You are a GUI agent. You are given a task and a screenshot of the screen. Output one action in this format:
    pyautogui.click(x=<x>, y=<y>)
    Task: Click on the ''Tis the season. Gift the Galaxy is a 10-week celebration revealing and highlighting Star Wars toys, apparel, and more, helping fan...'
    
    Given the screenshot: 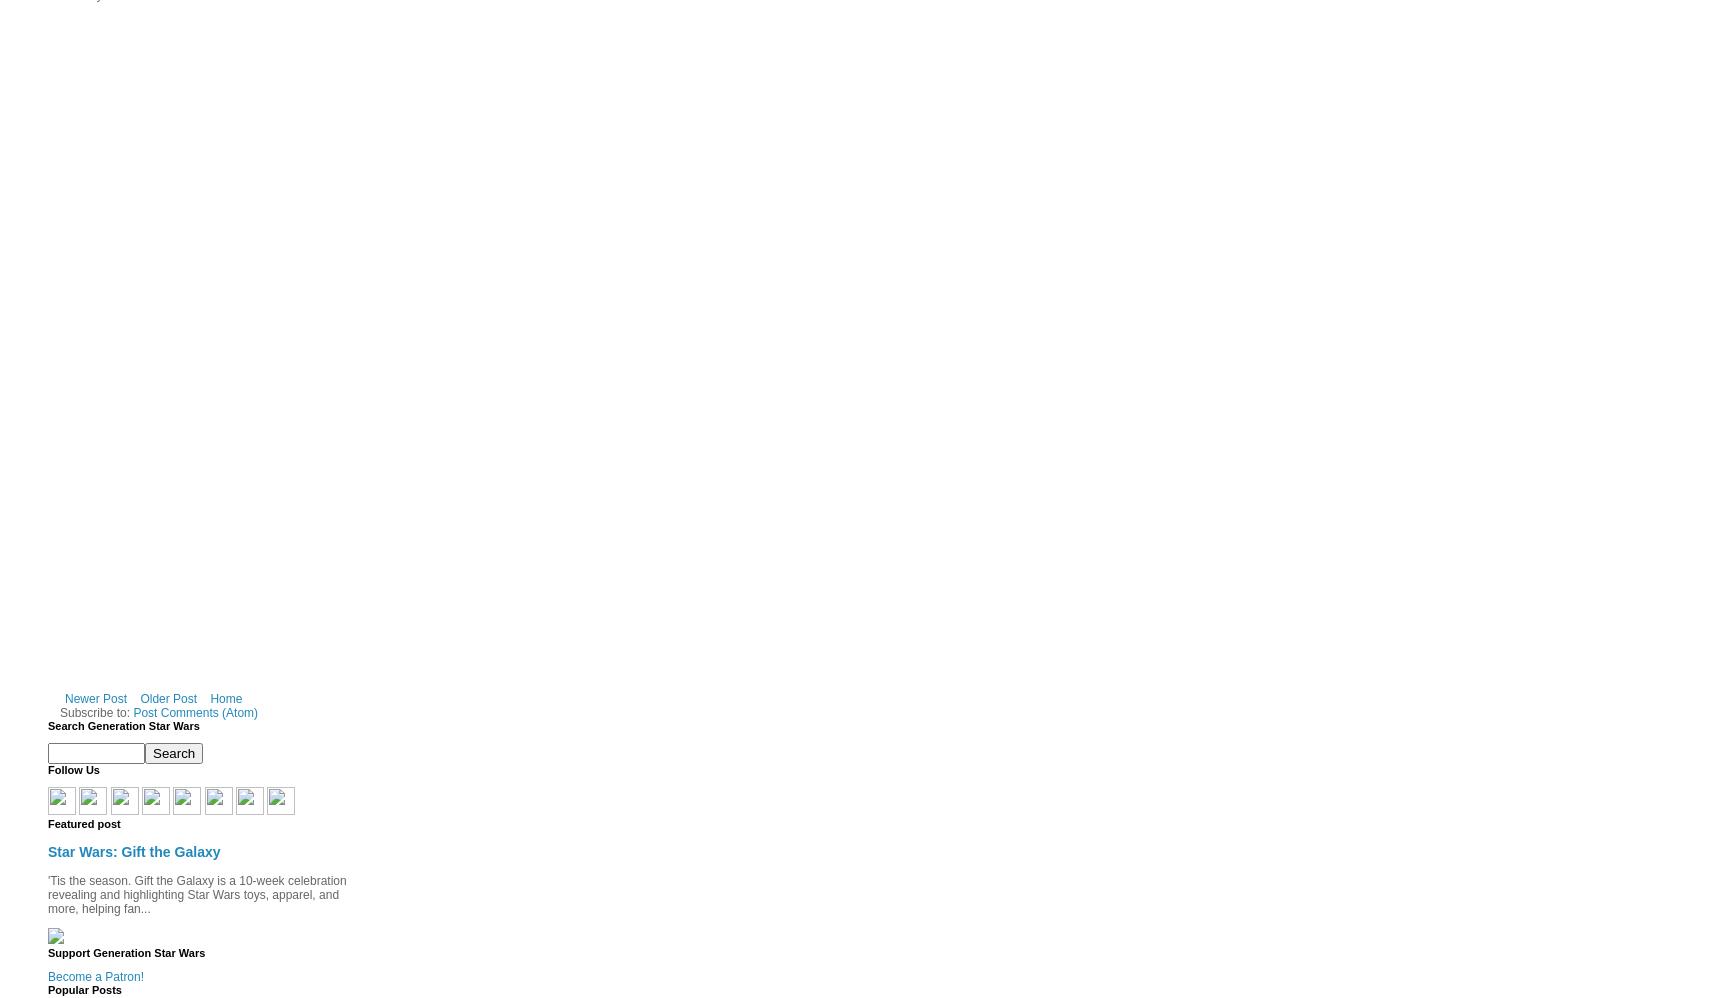 What is the action you would take?
    pyautogui.click(x=195, y=894)
    